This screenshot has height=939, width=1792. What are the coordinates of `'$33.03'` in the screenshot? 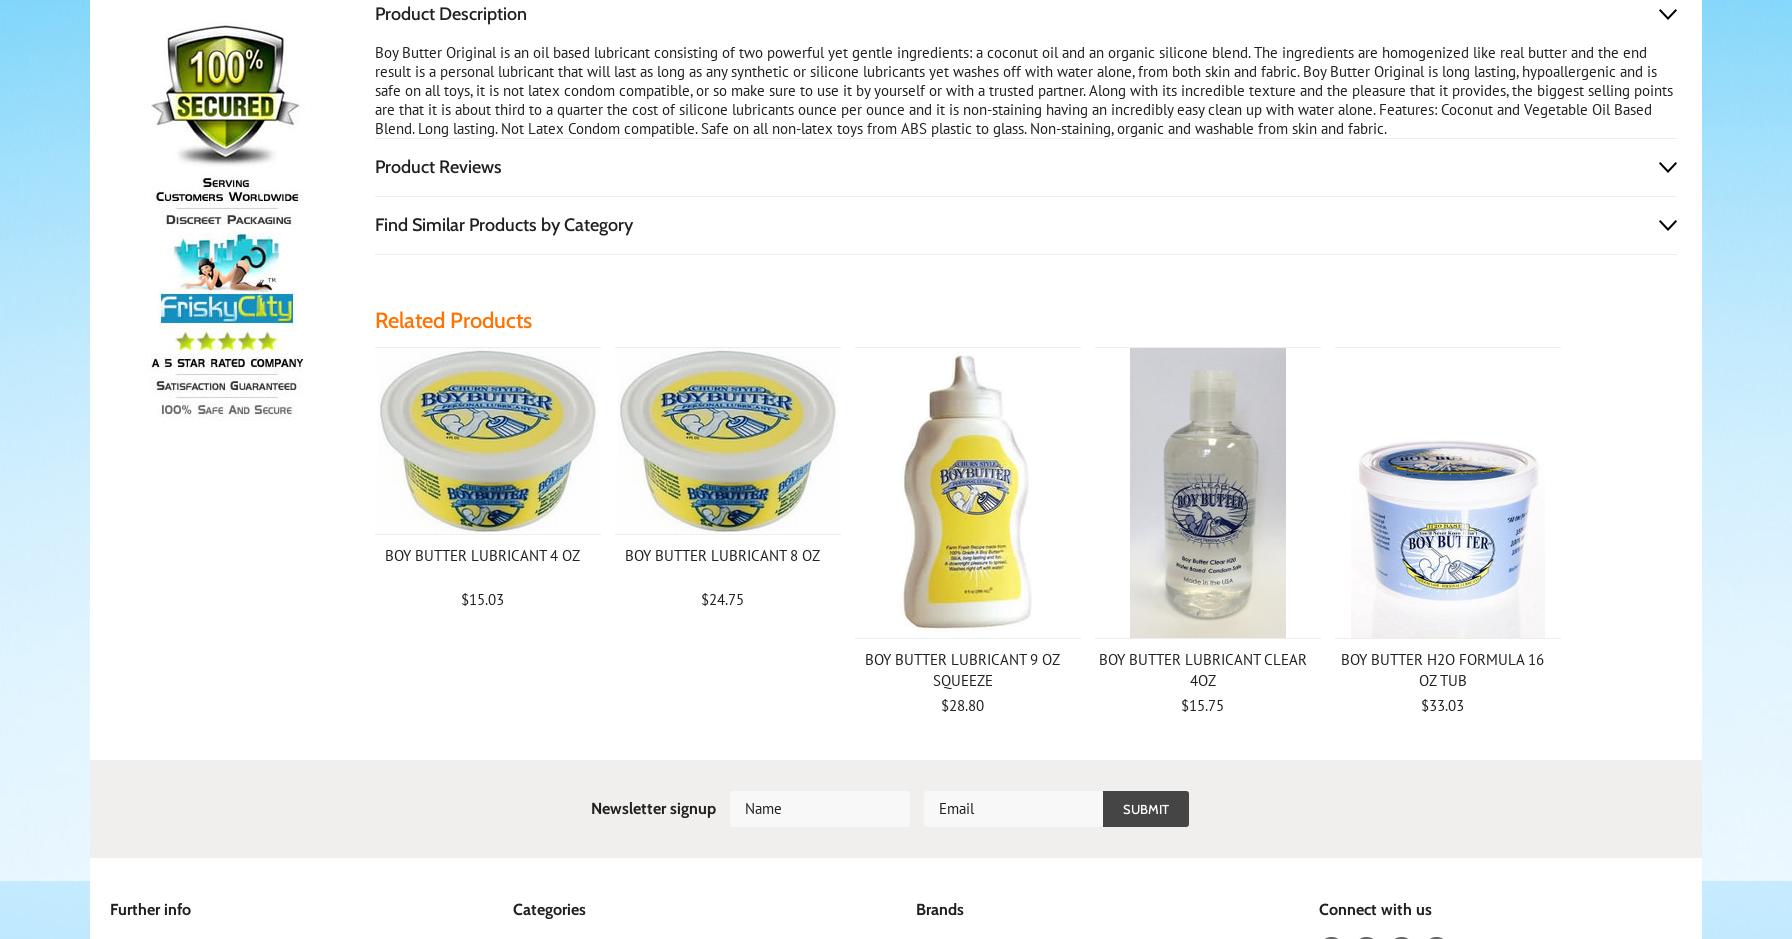 It's located at (1442, 704).